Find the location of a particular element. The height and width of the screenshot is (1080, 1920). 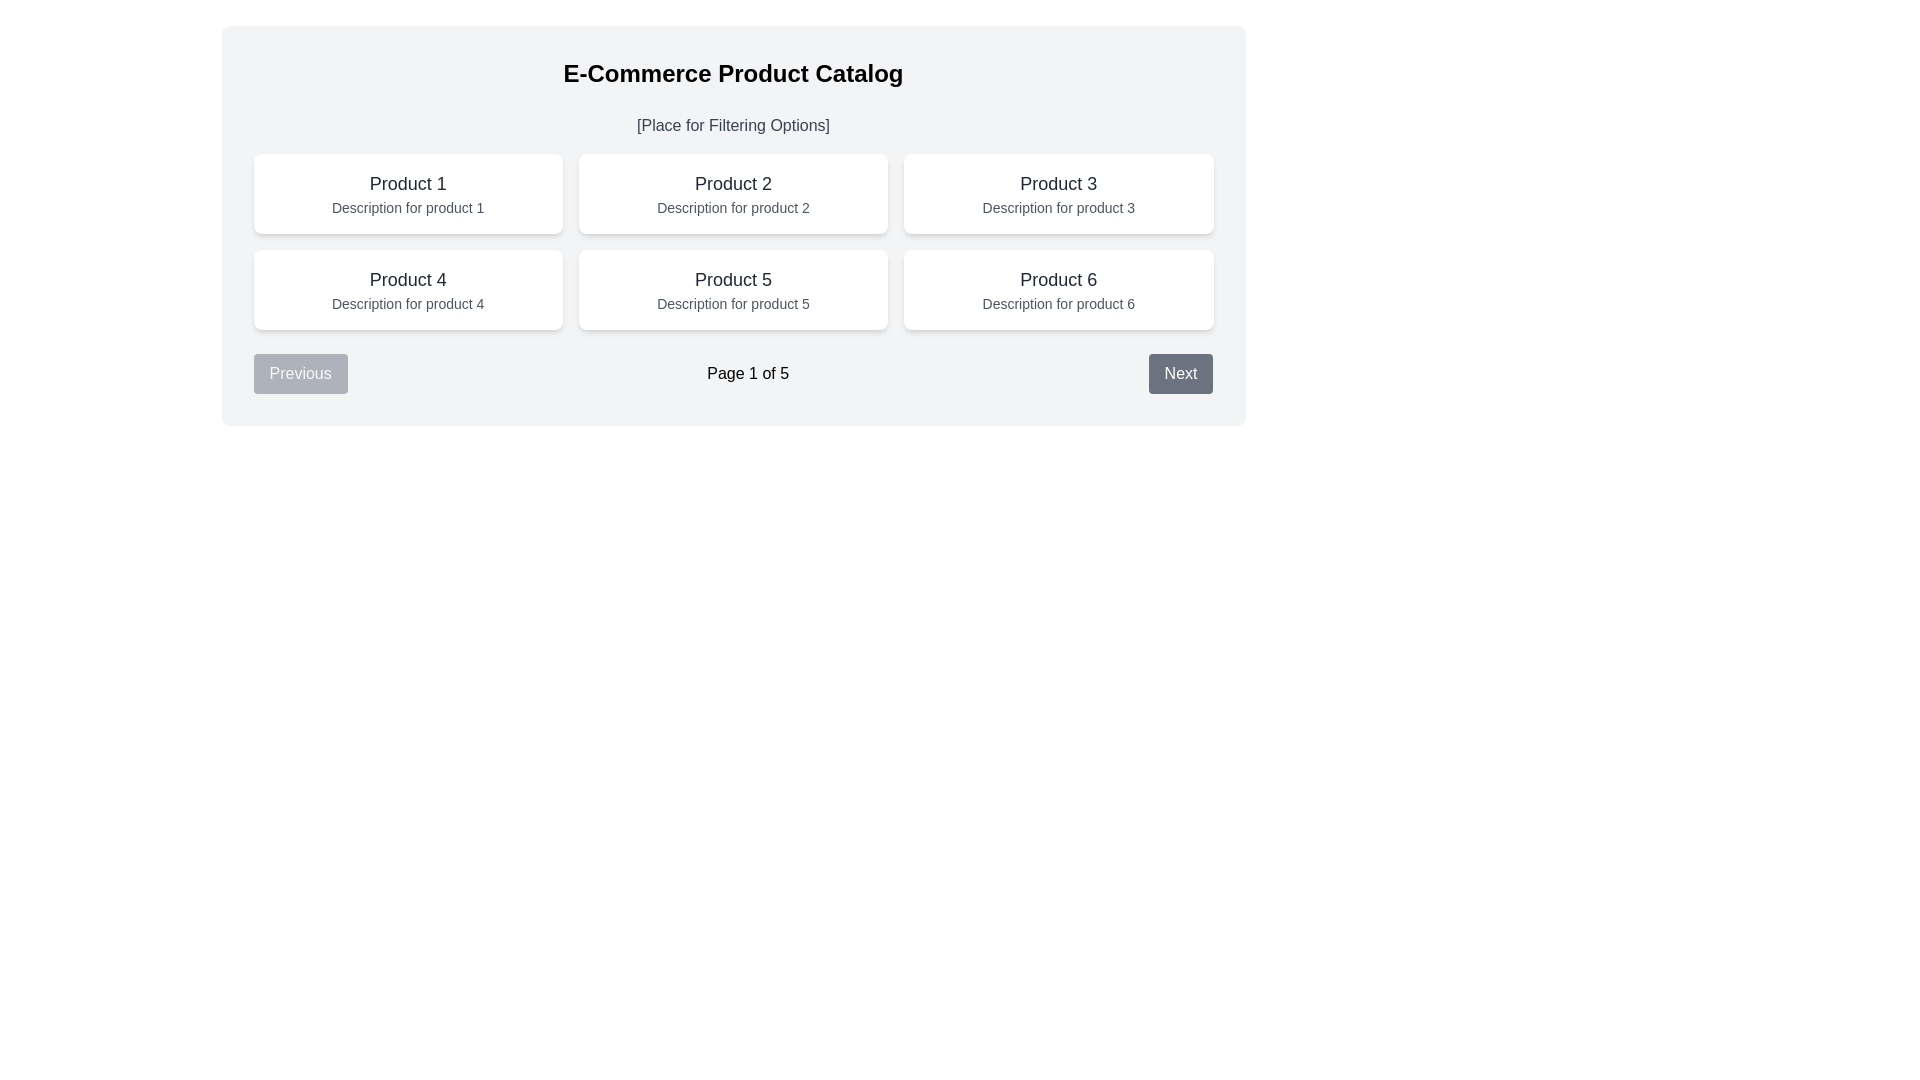

the disabled 'Previous' button located in the bottom-left corner of the navigation control bar, which has a gray background and white text is located at coordinates (299, 374).